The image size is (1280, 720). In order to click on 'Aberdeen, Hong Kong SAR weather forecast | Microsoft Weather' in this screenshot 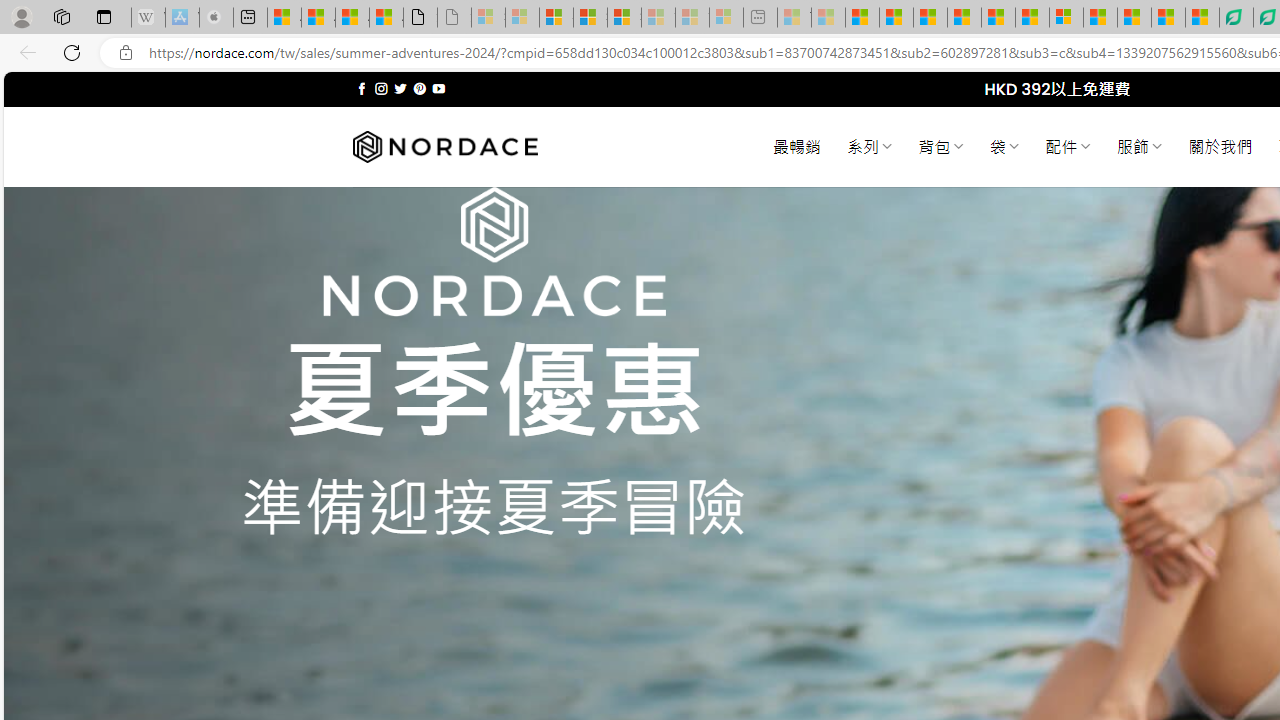, I will do `click(317, 17)`.